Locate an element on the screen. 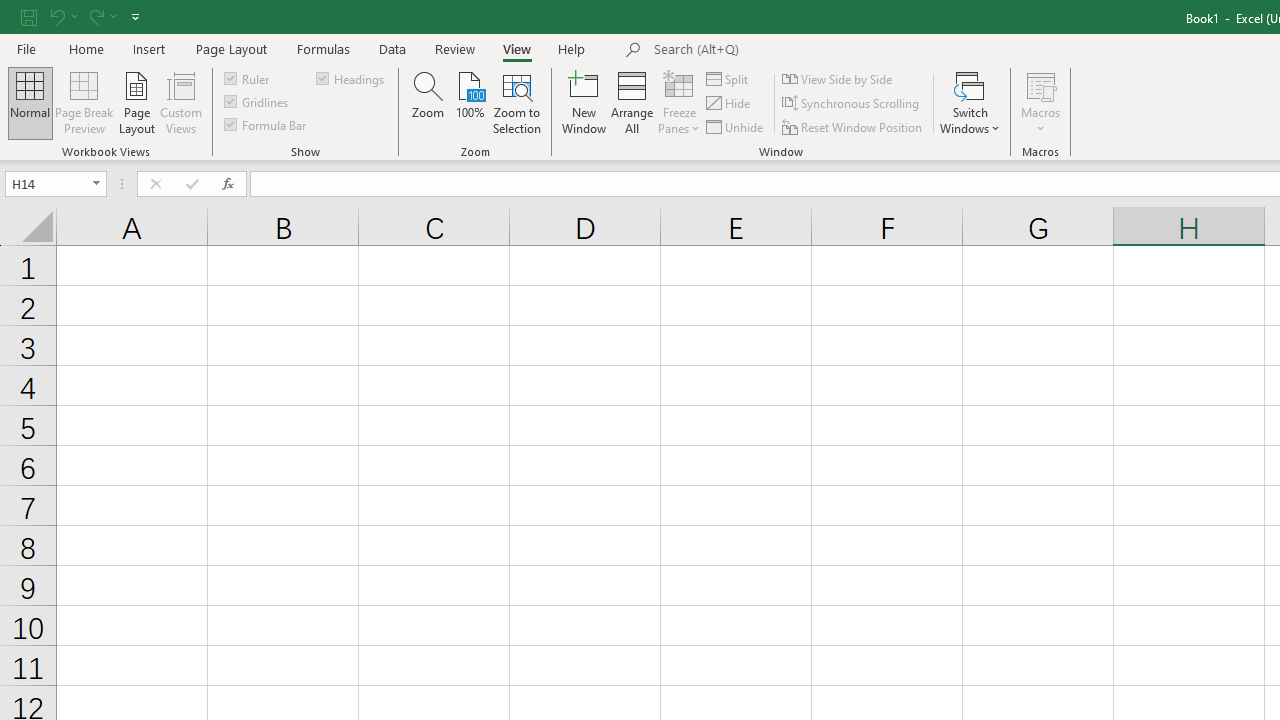 Image resolution: width=1280 pixels, height=720 pixels. 'Macros' is located at coordinates (1040, 103).